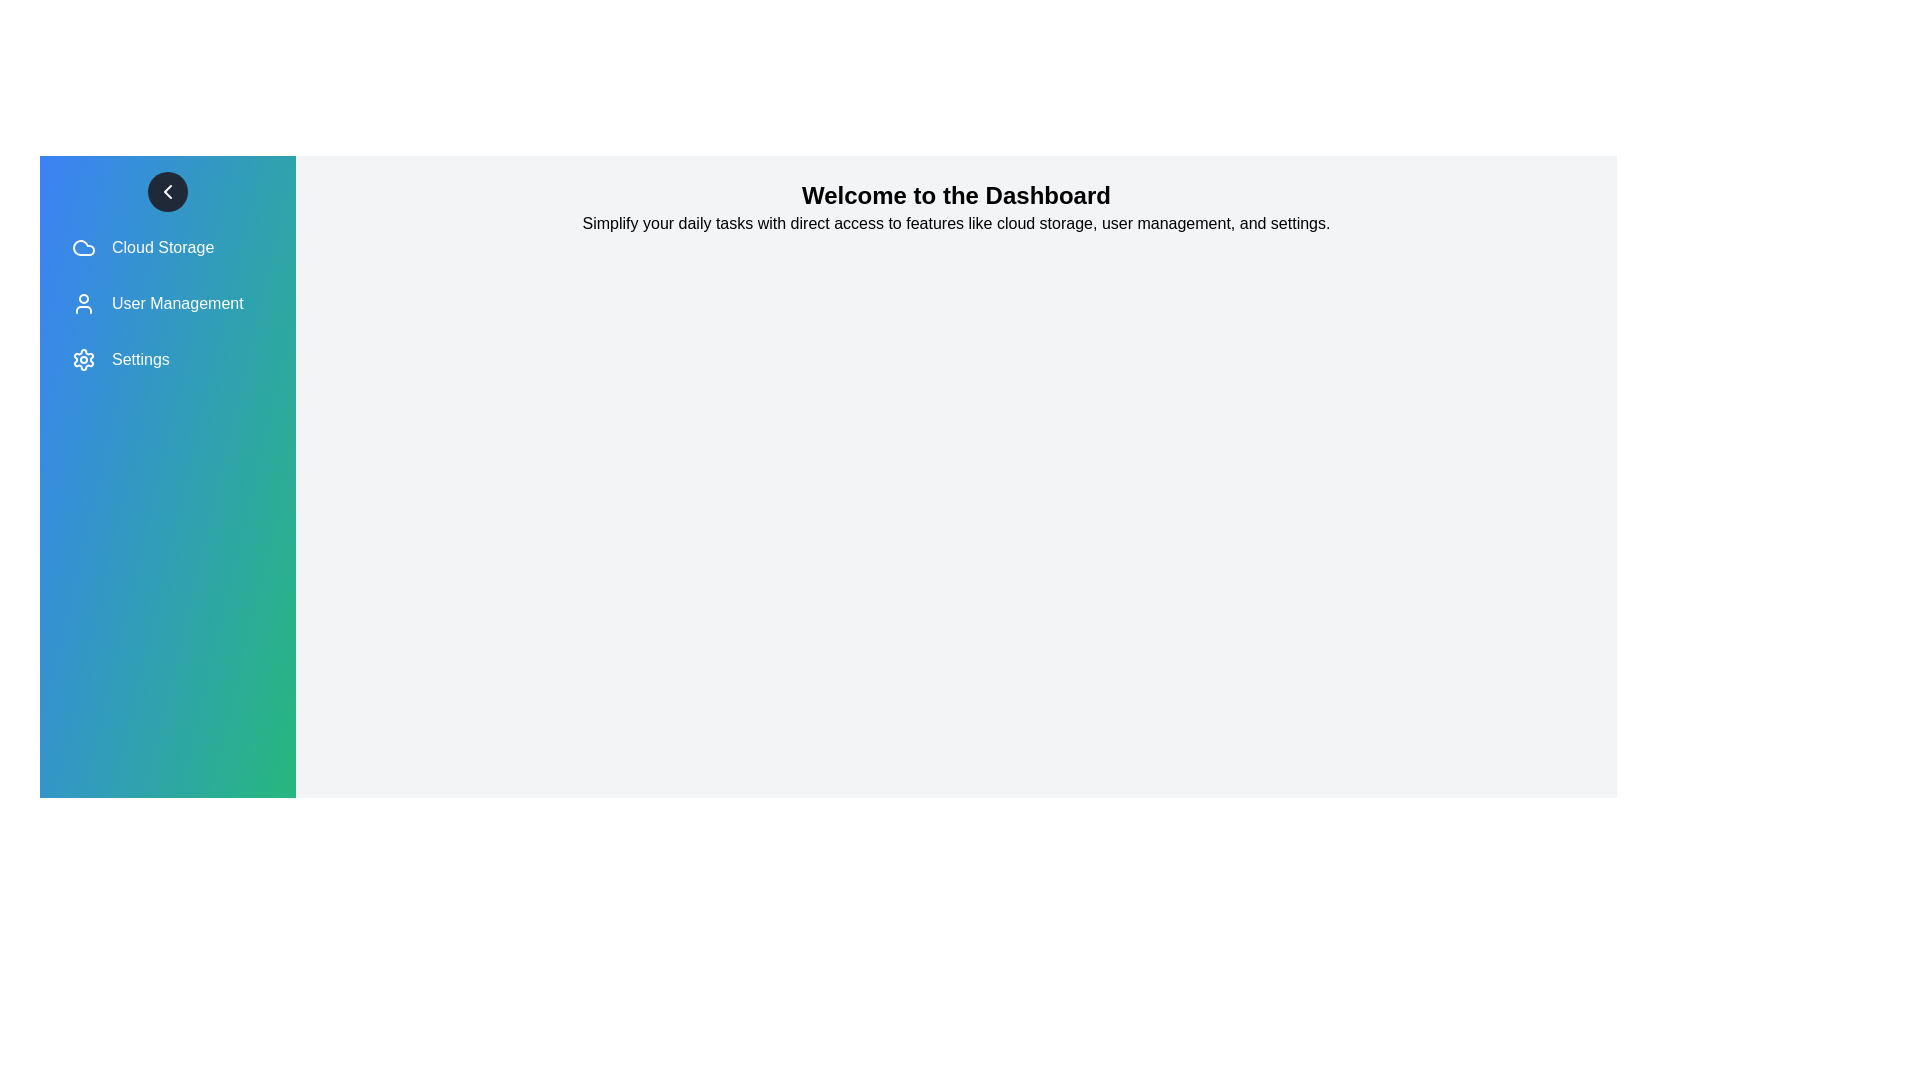 This screenshot has height=1080, width=1920. What do you see at coordinates (168, 358) in the screenshot?
I see `the 'Settings' menu item in the DashboardDrawer` at bounding box center [168, 358].